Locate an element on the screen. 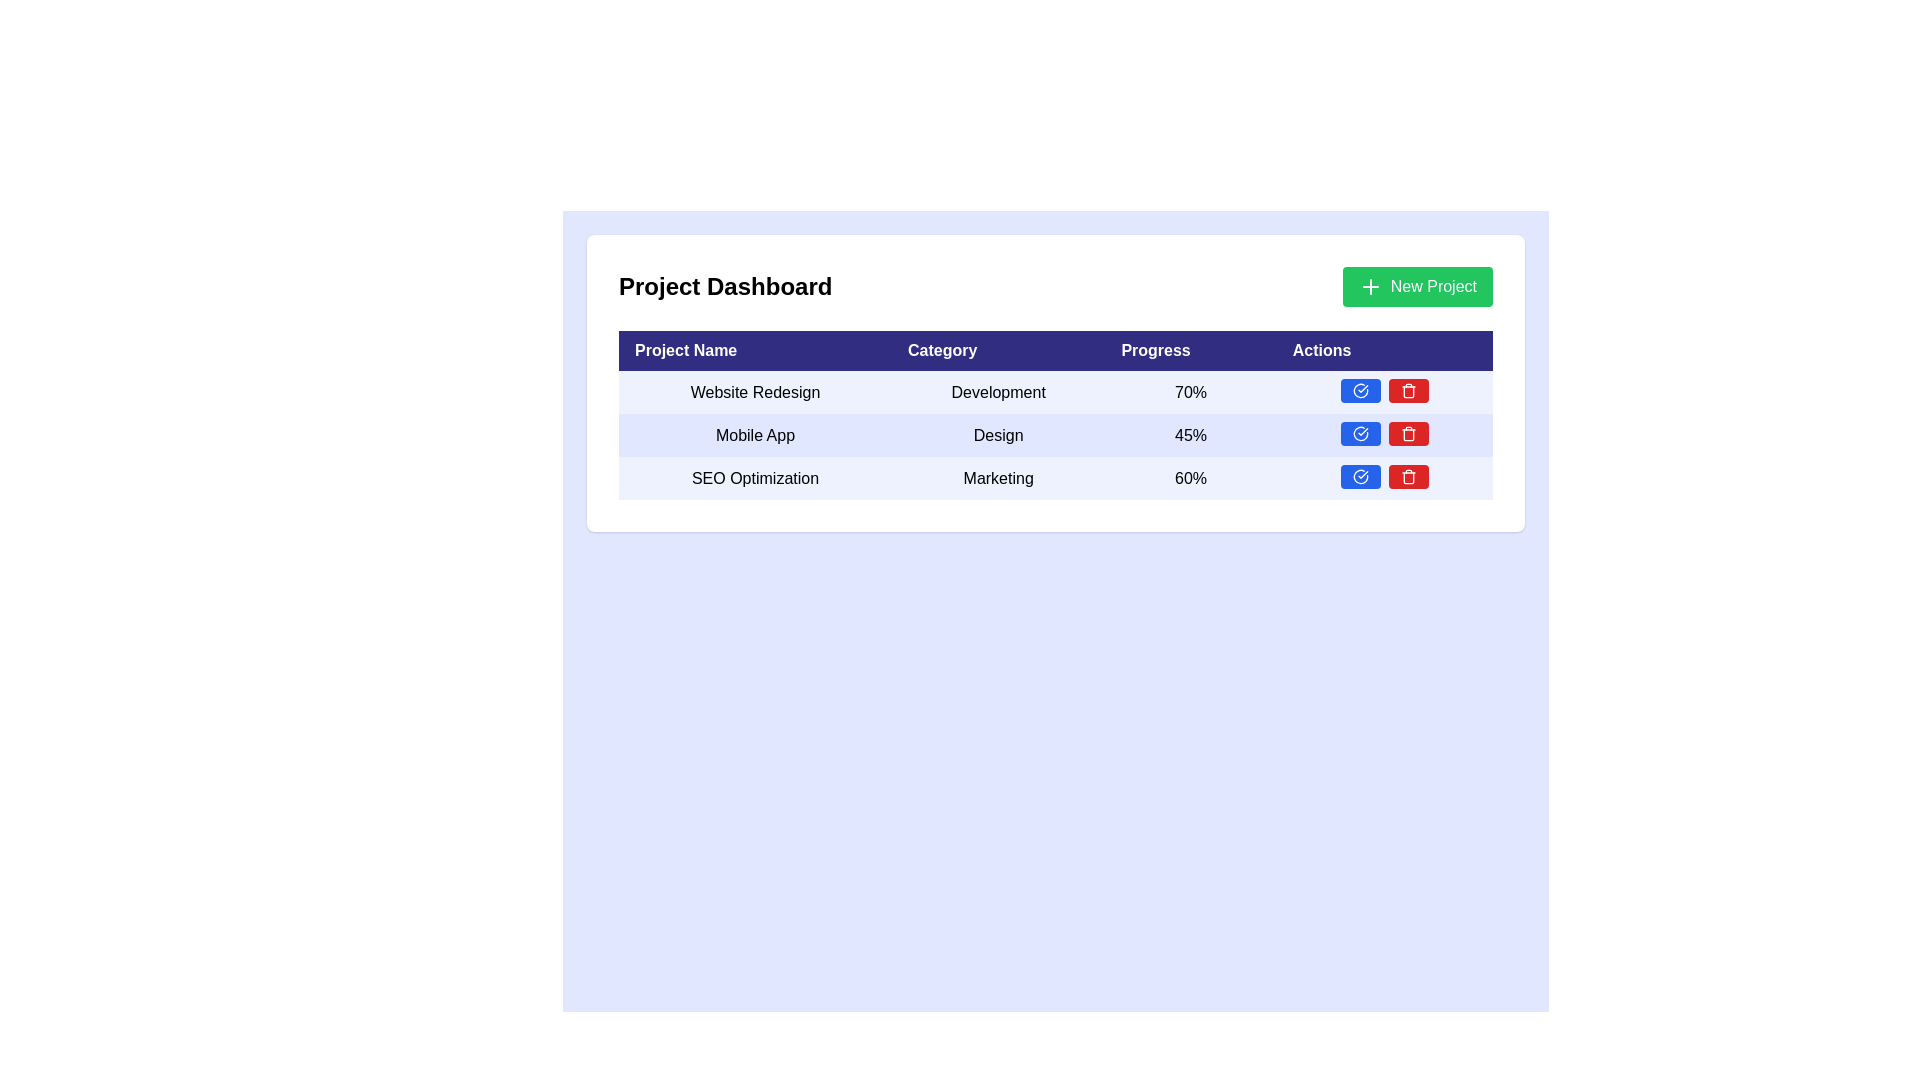 Image resolution: width=1920 pixels, height=1080 pixels. the progress percentage text in the 'Progress' column of the table, which indicates the completion status of the project is located at coordinates (1190, 434).